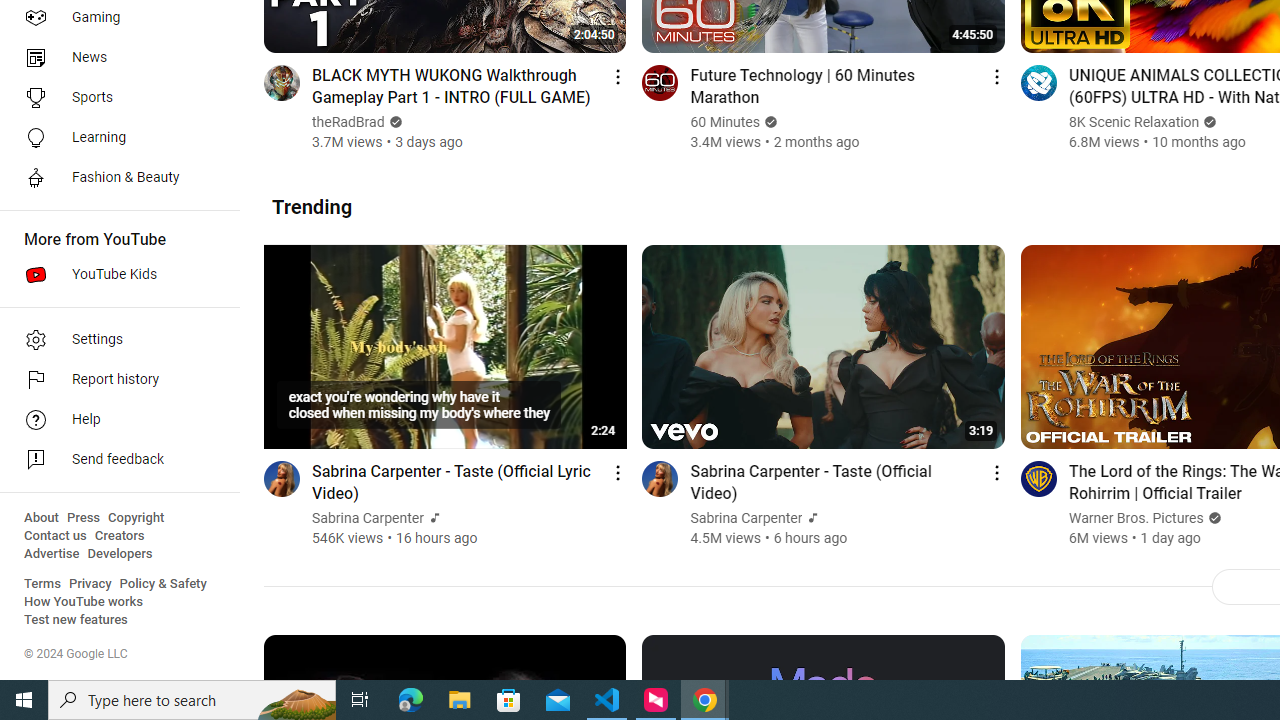  Describe the element at coordinates (112, 380) in the screenshot. I see `'Report history'` at that location.